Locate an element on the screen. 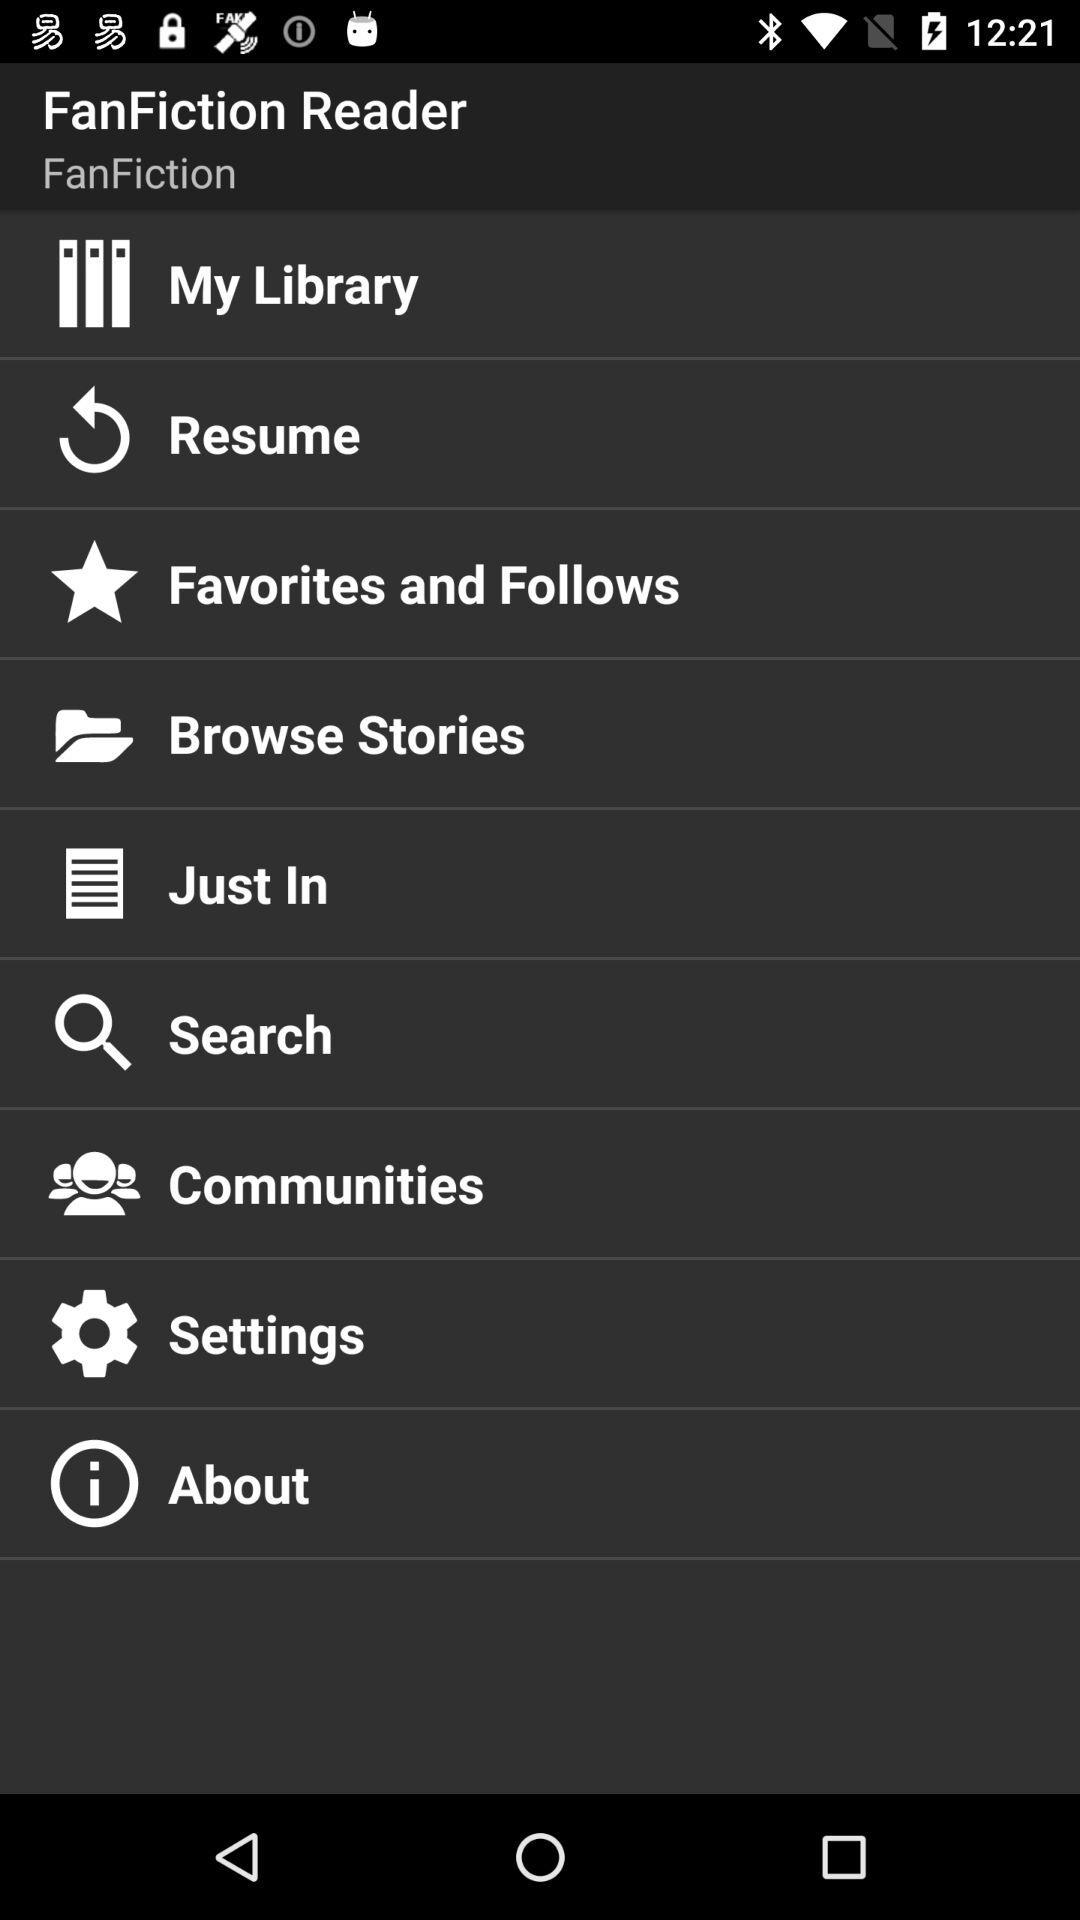 This screenshot has height=1920, width=1080. my library is located at coordinates (601, 282).